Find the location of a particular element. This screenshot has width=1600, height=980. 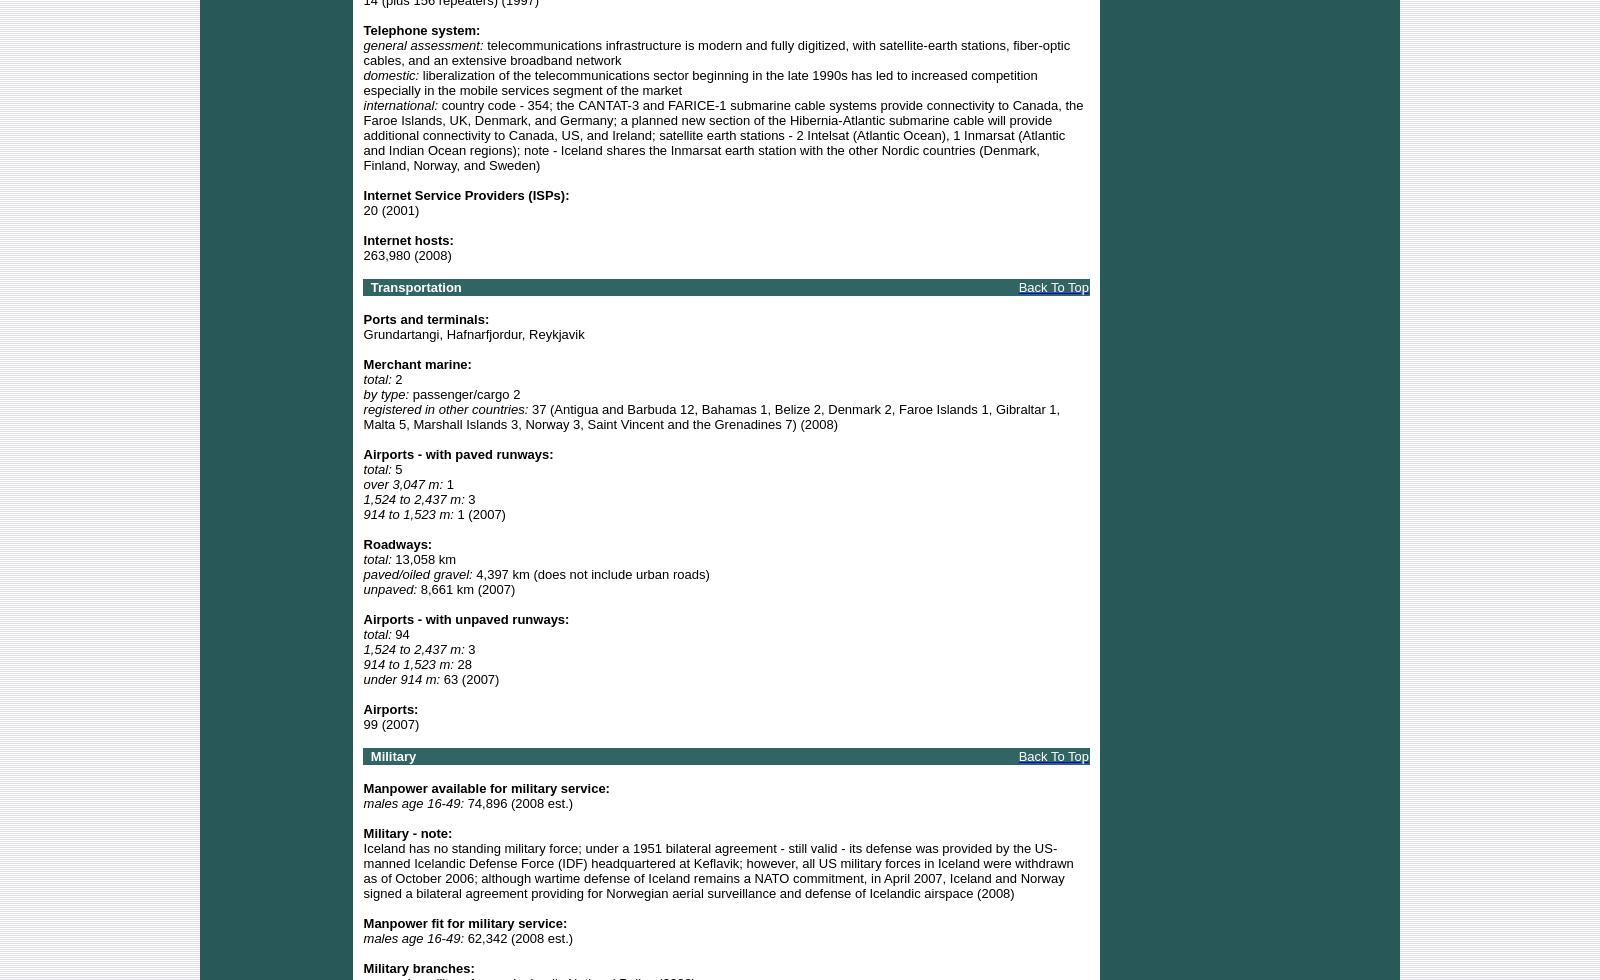

'unpaved:' is located at coordinates (389, 588).